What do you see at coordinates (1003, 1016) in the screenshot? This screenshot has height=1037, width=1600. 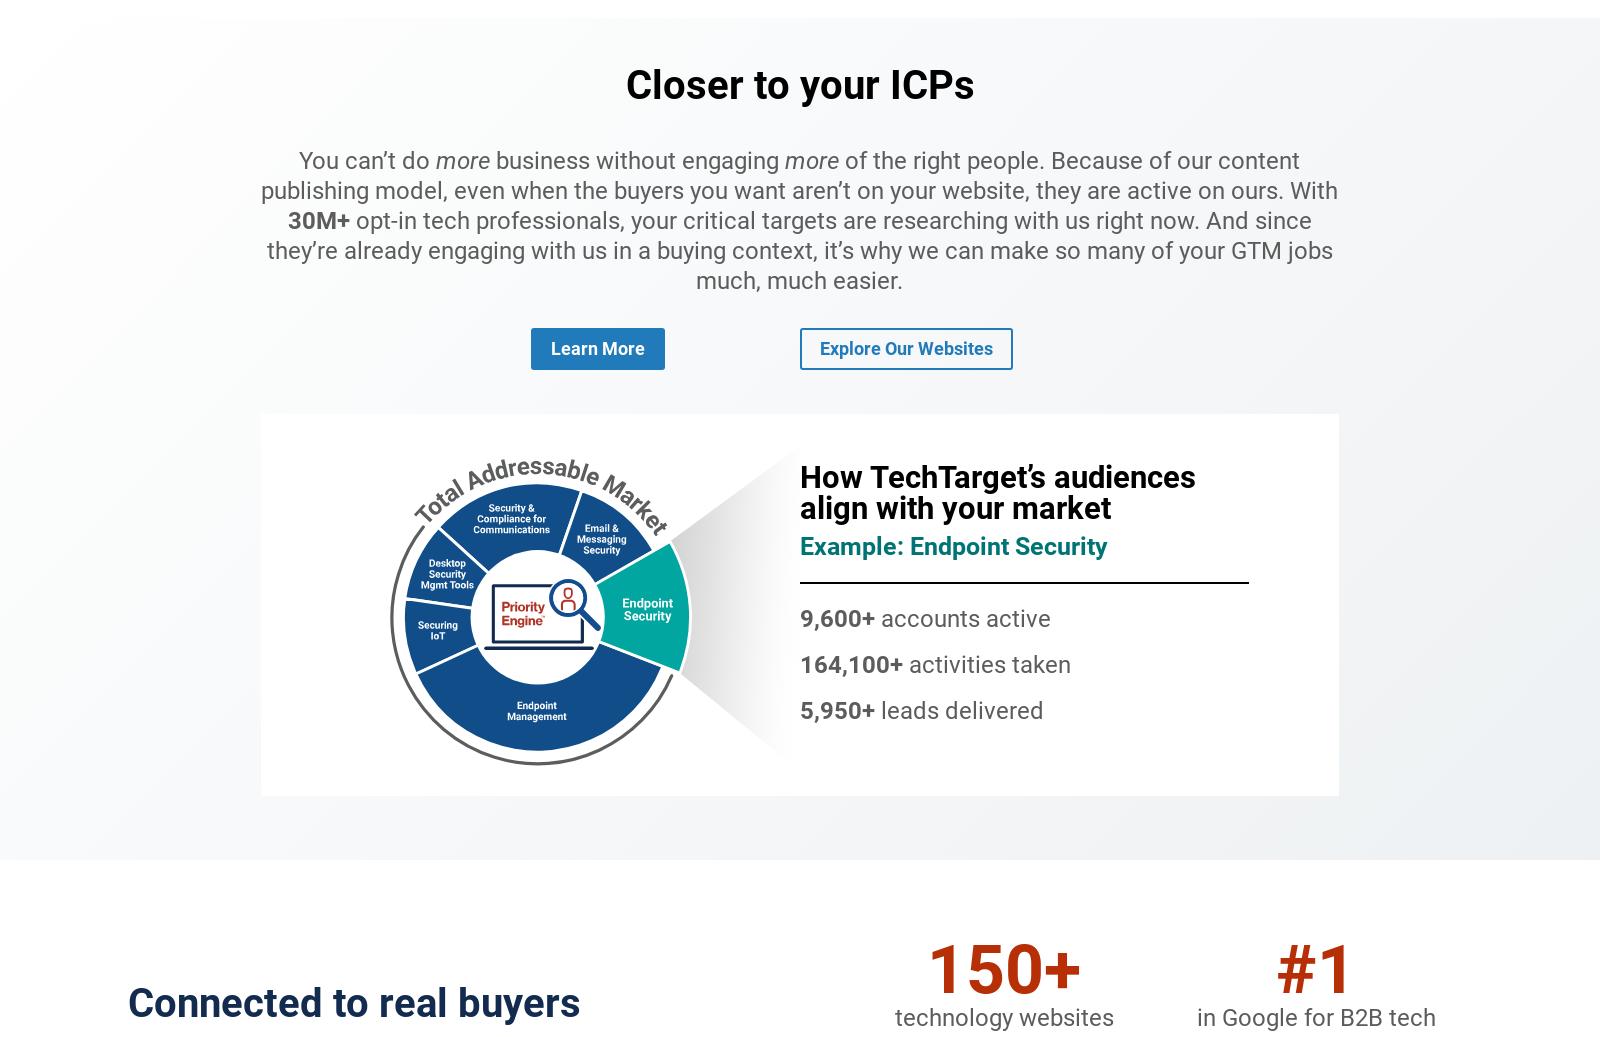 I see `'technology websites'` at bounding box center [1003, 1016].